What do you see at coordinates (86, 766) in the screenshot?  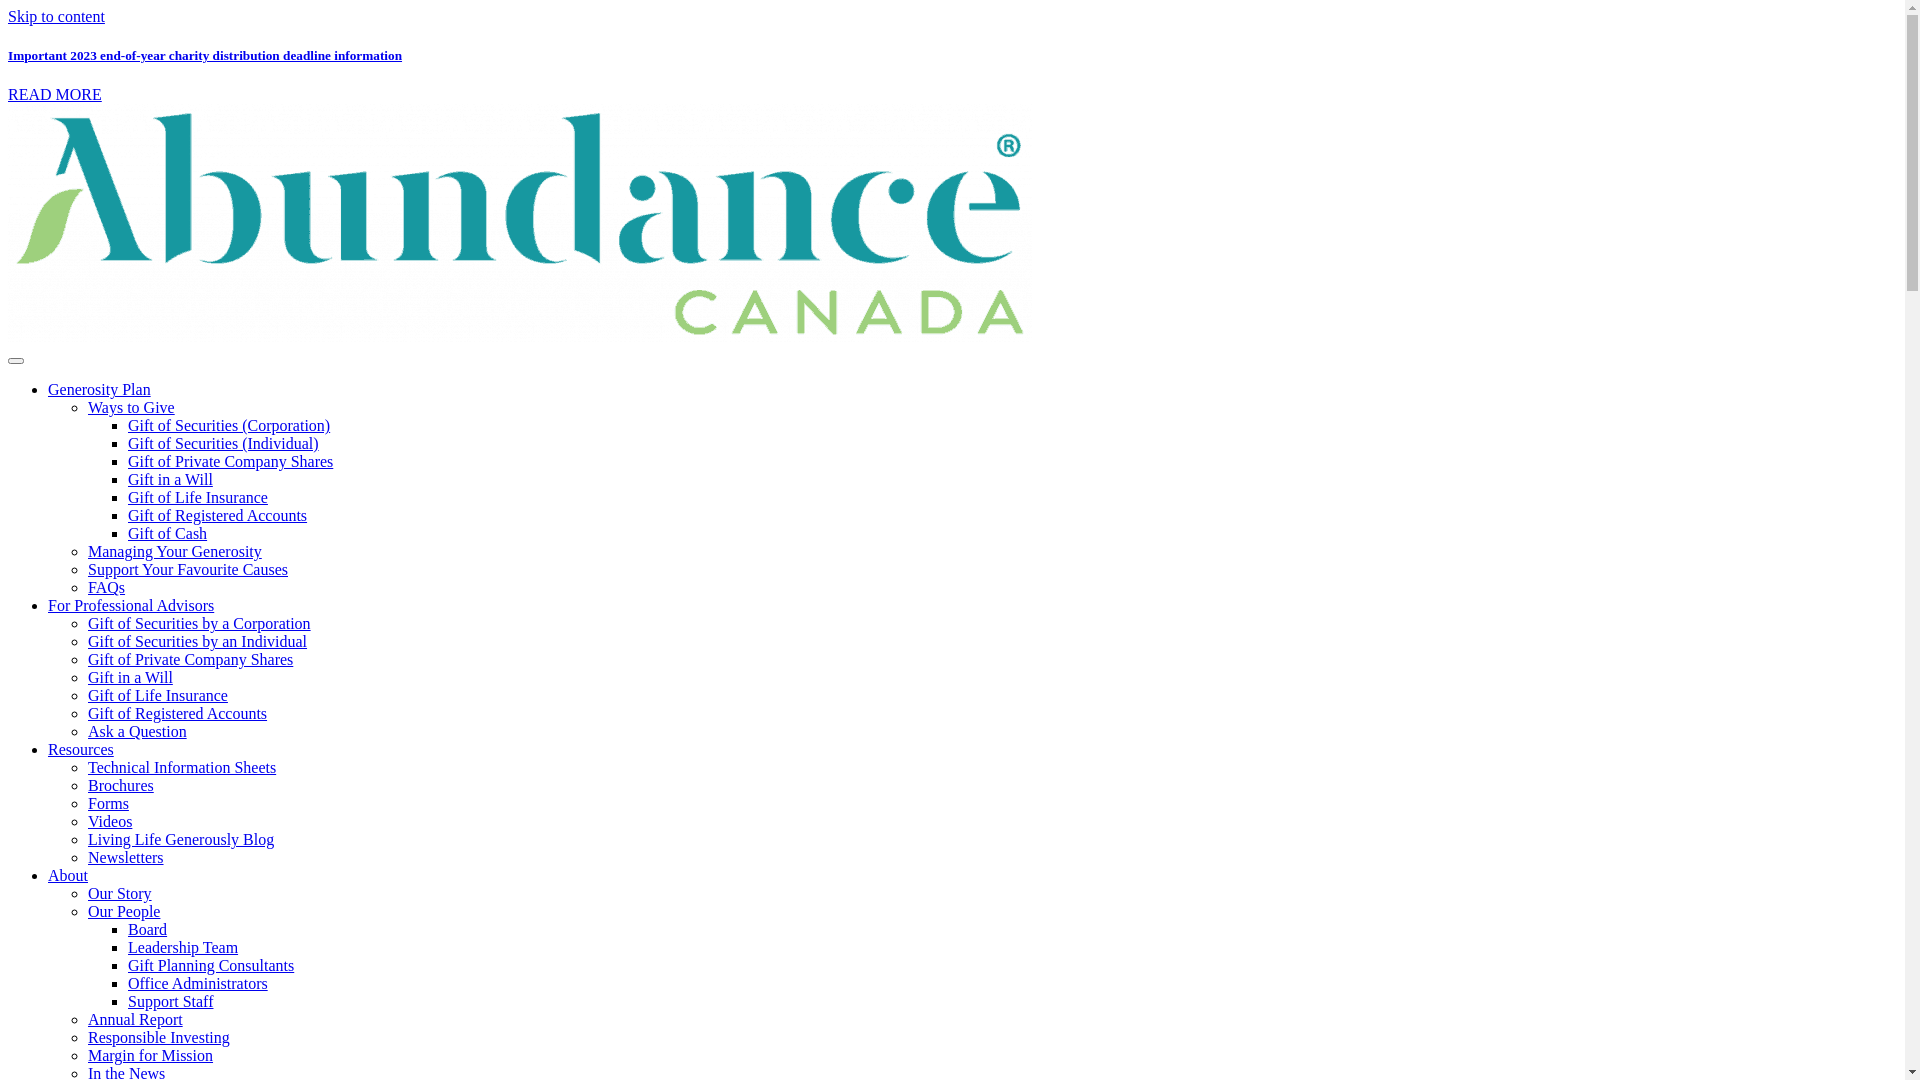 I see `'Technical Information Sheets'` at bounding box center [86, 766].